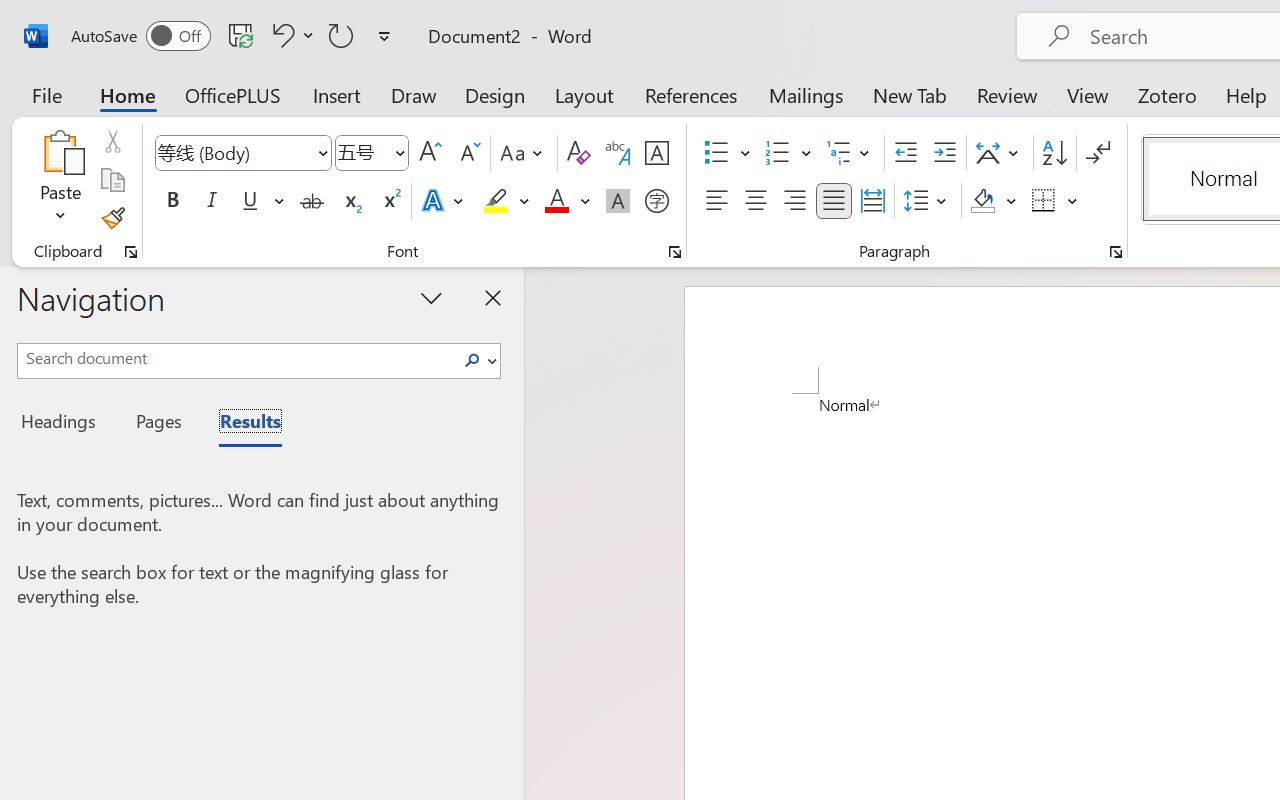 This screenshot has height=800, width=1280. What do you see at coordinates (793, 201) in the screenshot?
I see `'Align Right'` at bounding box center [793, 201].